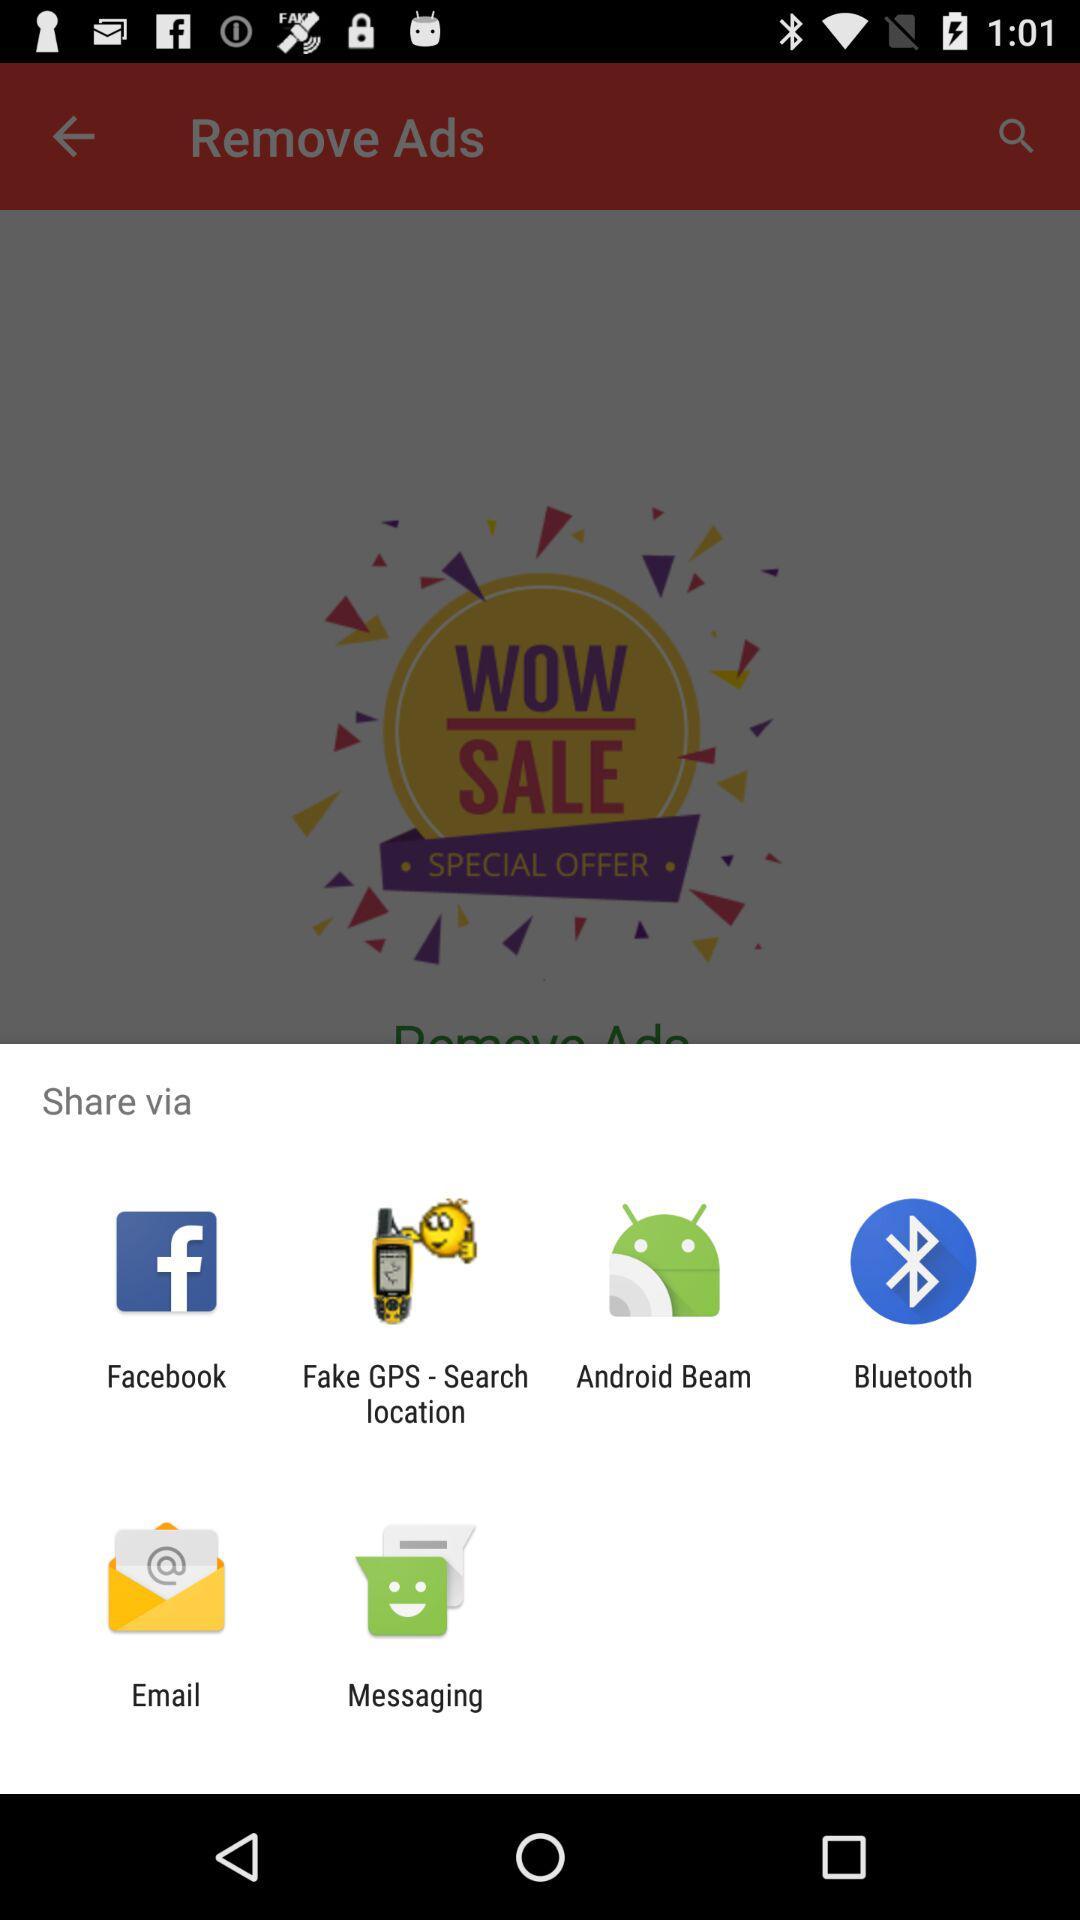 The height and width of the screenshot is (1920, 1080). I want to click on item to the right of the fake gps search icon, so click(664, 1392).